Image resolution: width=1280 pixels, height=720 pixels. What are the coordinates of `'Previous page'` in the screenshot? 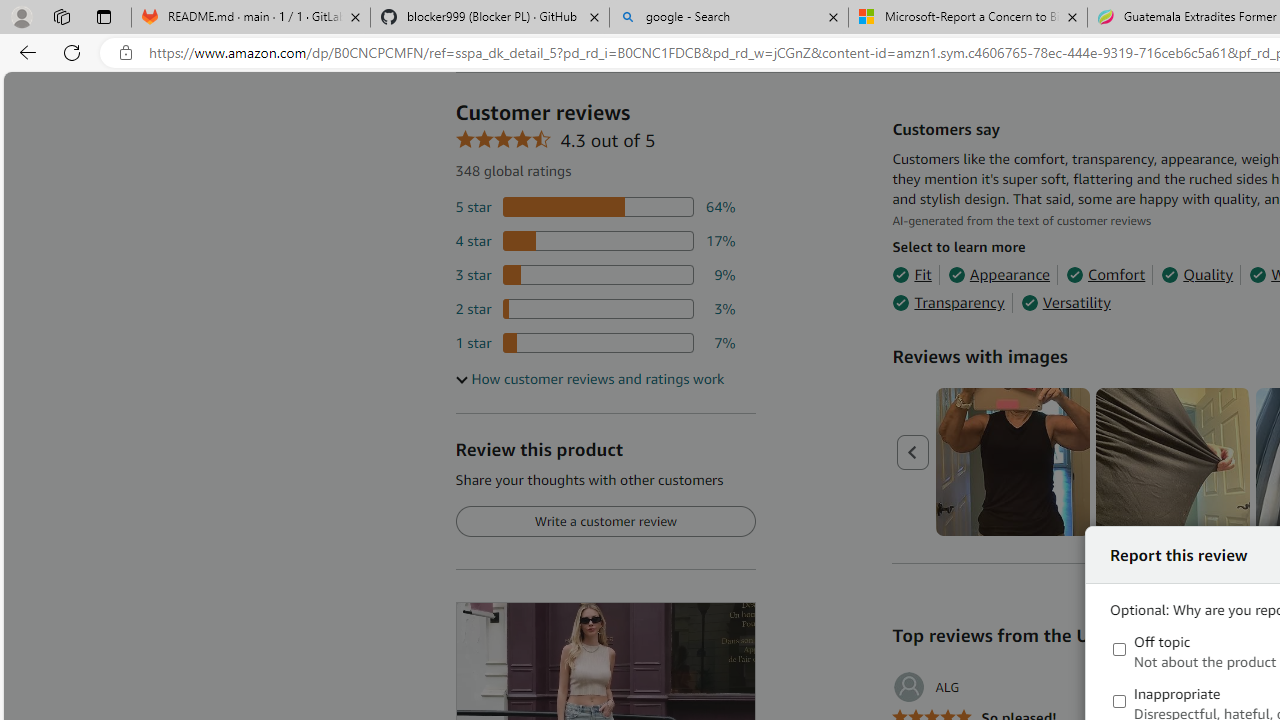 It's located at (912, 452).